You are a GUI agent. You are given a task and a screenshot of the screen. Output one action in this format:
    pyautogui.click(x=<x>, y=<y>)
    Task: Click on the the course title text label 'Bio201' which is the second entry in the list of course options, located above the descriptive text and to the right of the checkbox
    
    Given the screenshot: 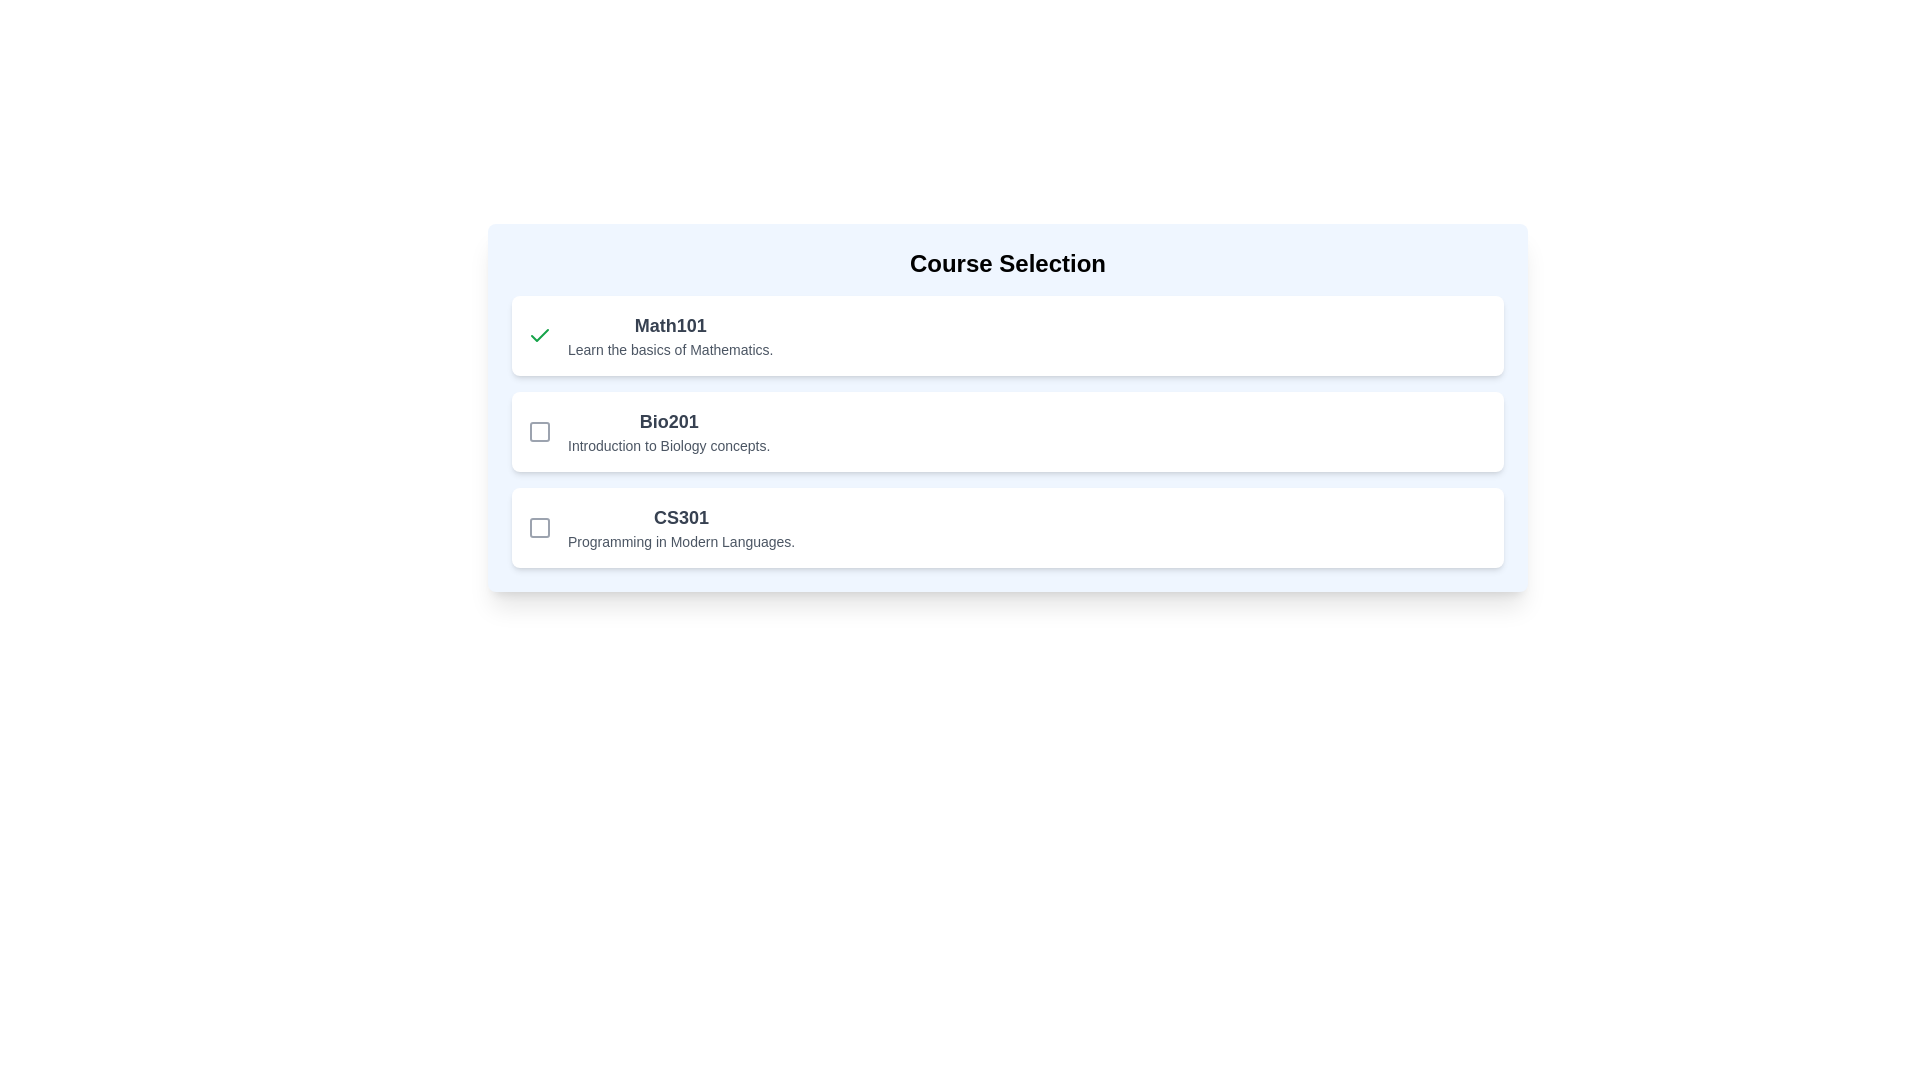 What is the action you would take?
    pyautogui.click(x=669, y=420)
    